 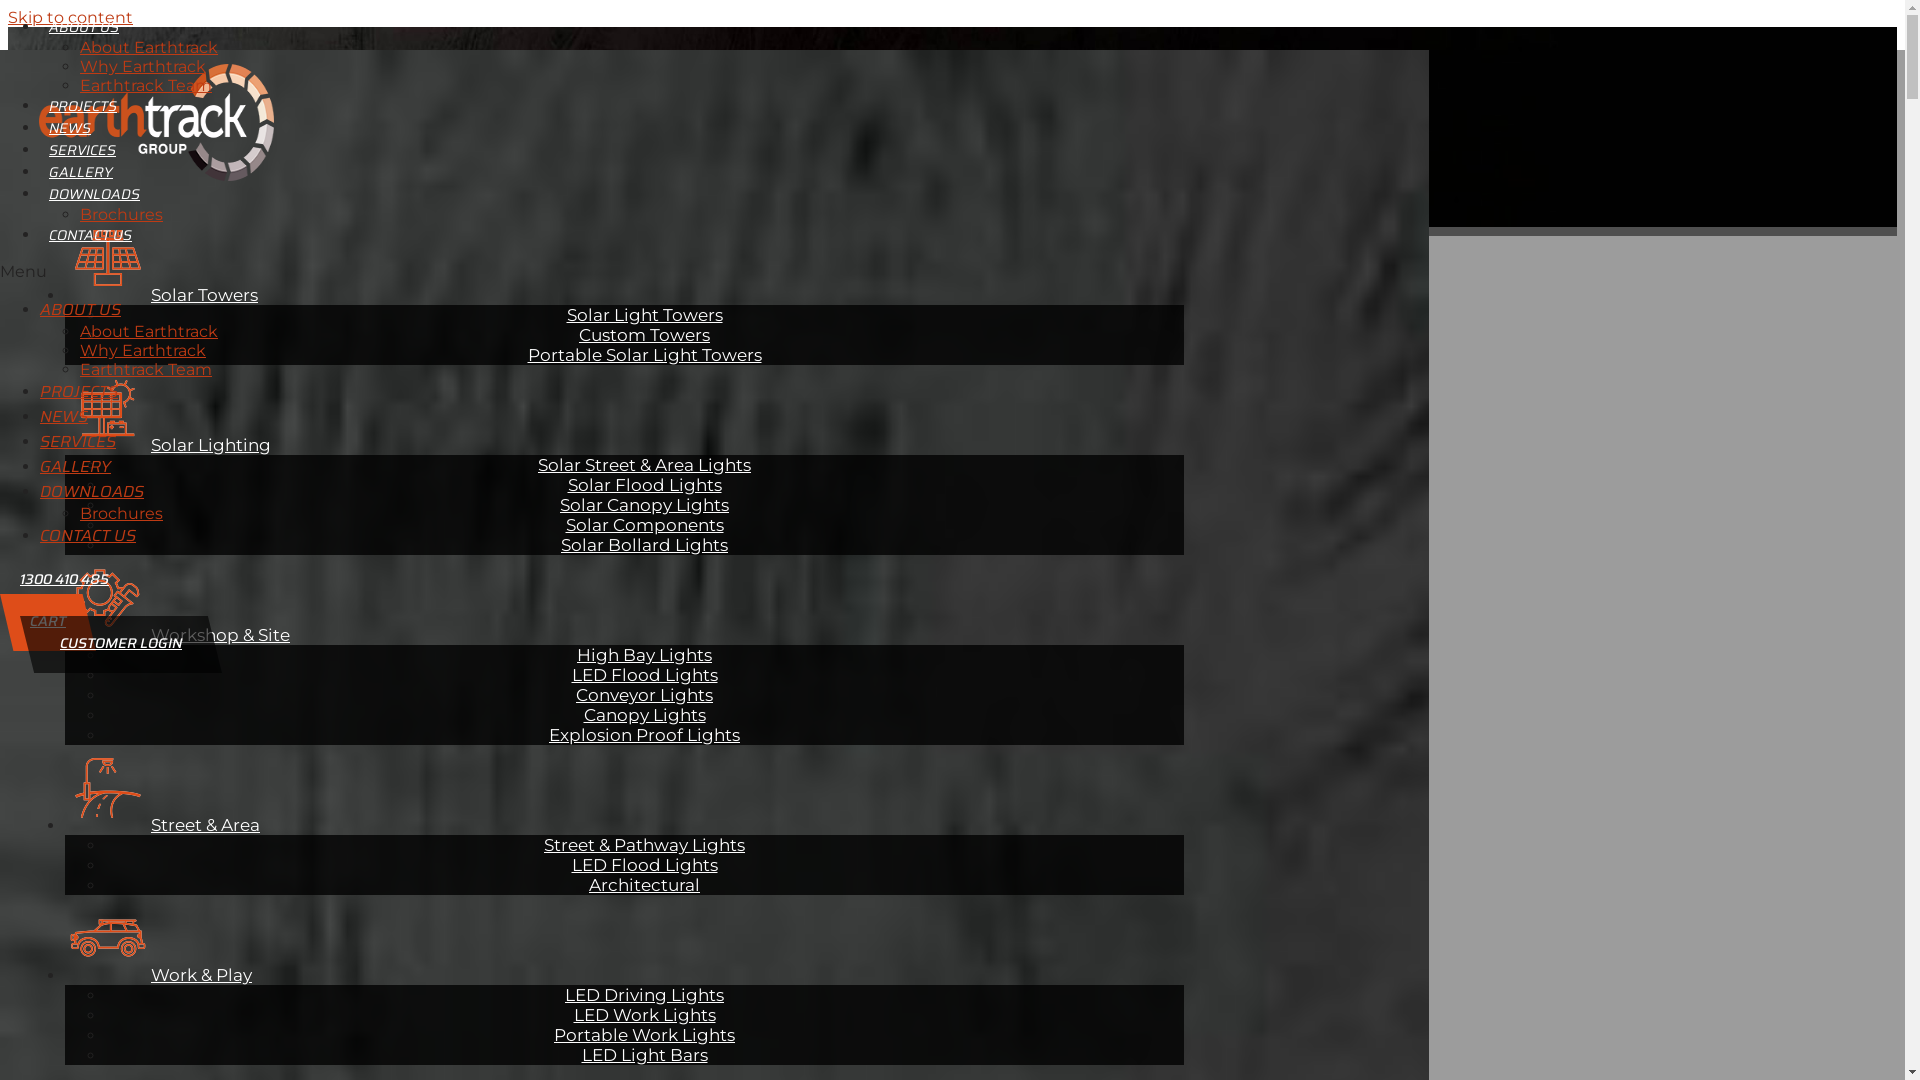 I want to click on 'Conveyor Lights', so click(x=644, y=693).